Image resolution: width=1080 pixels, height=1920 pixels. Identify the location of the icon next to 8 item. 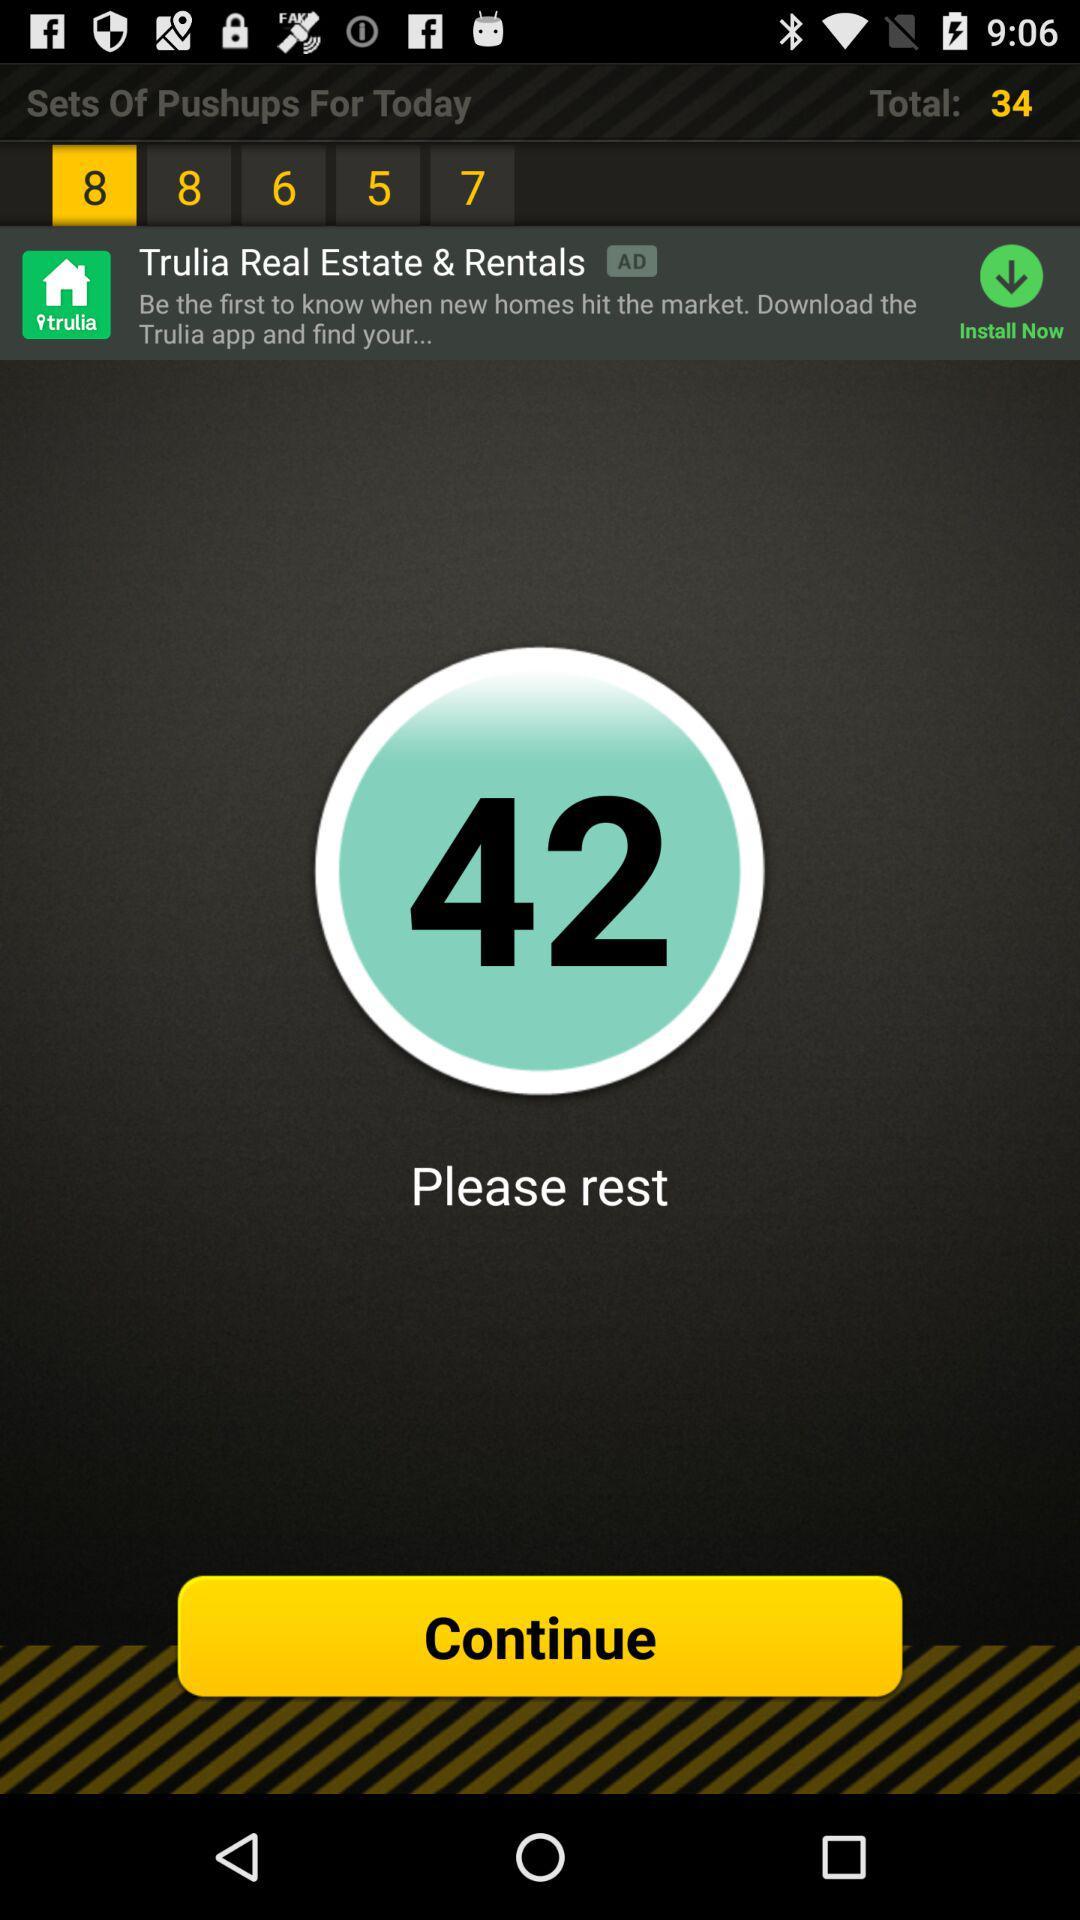
(397, 259).